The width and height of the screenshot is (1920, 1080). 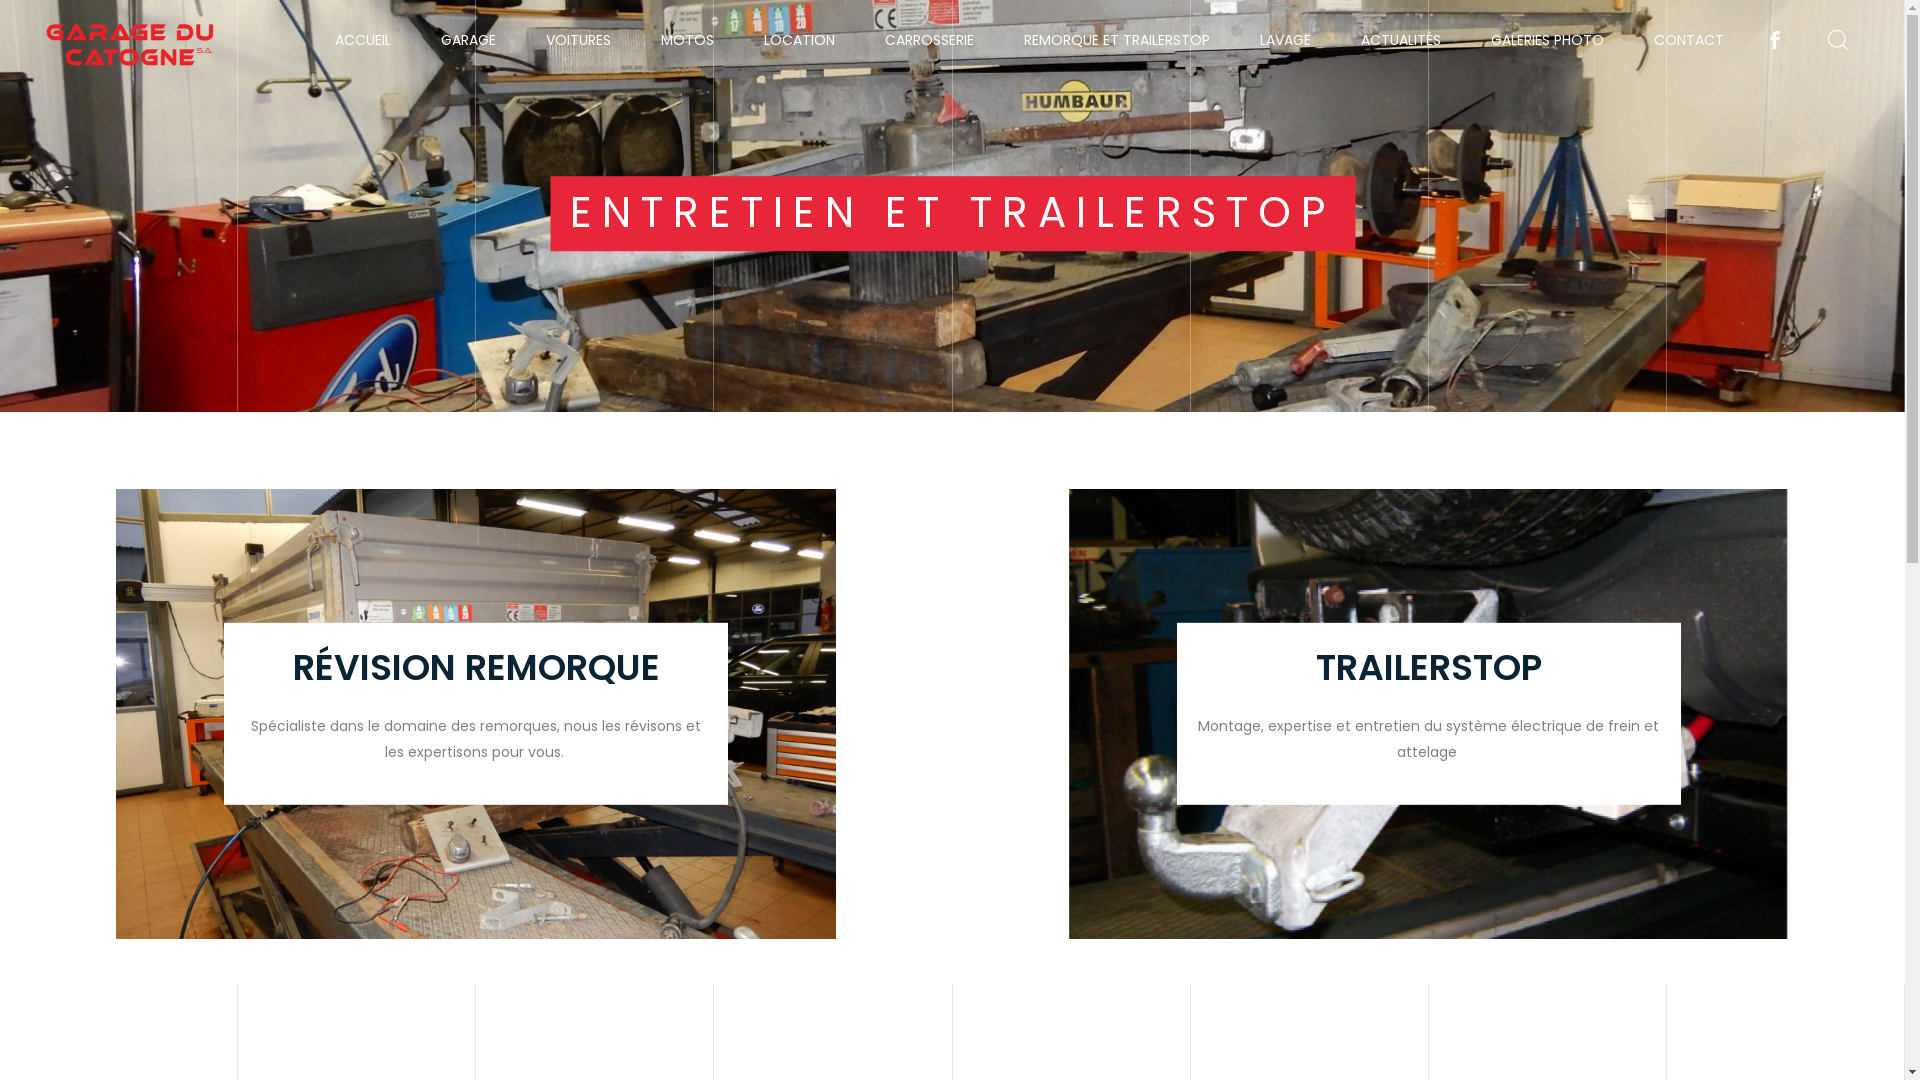 What do you see at coordinates (1476, 39) in the screenshot?
I see `'GALERIES PHOTO'` at bounding box center [1476, 39].